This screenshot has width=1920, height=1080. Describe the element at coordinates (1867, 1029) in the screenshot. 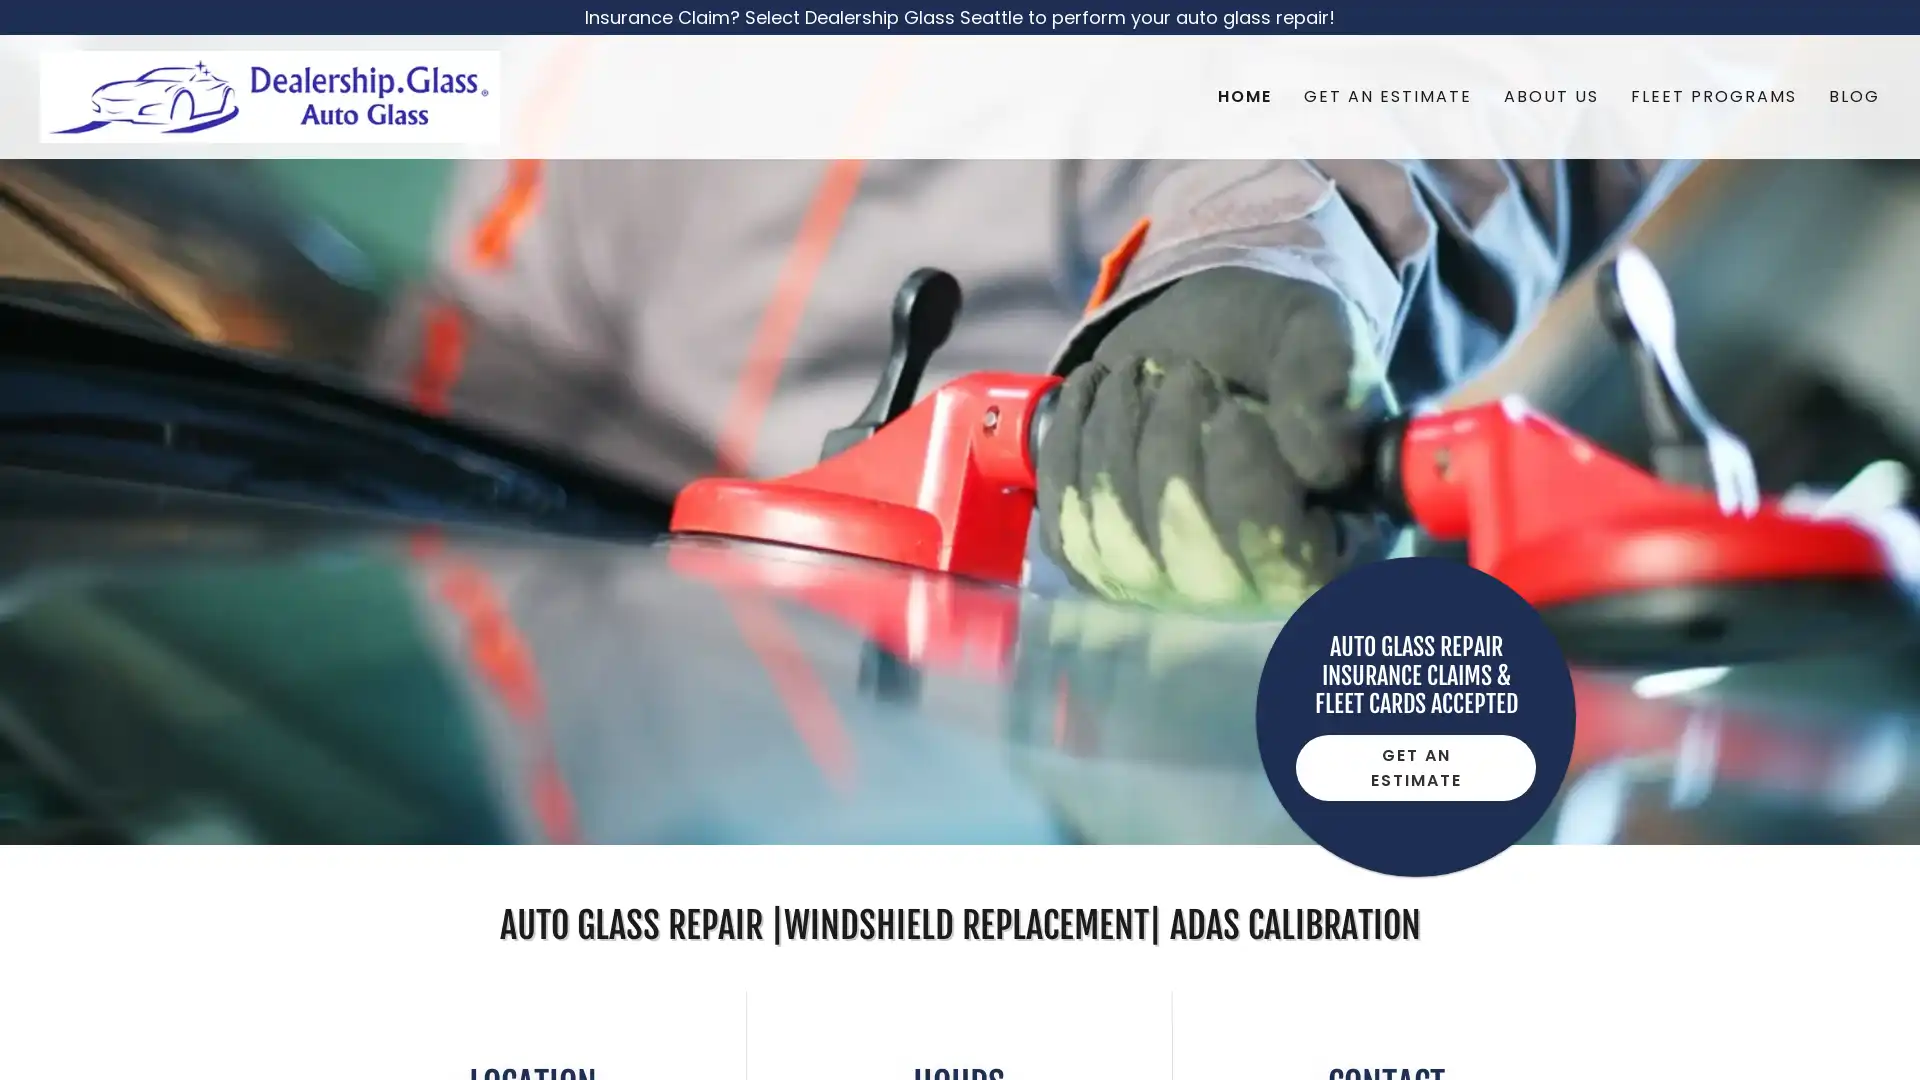

I see `Chat widget toggle` at that location.